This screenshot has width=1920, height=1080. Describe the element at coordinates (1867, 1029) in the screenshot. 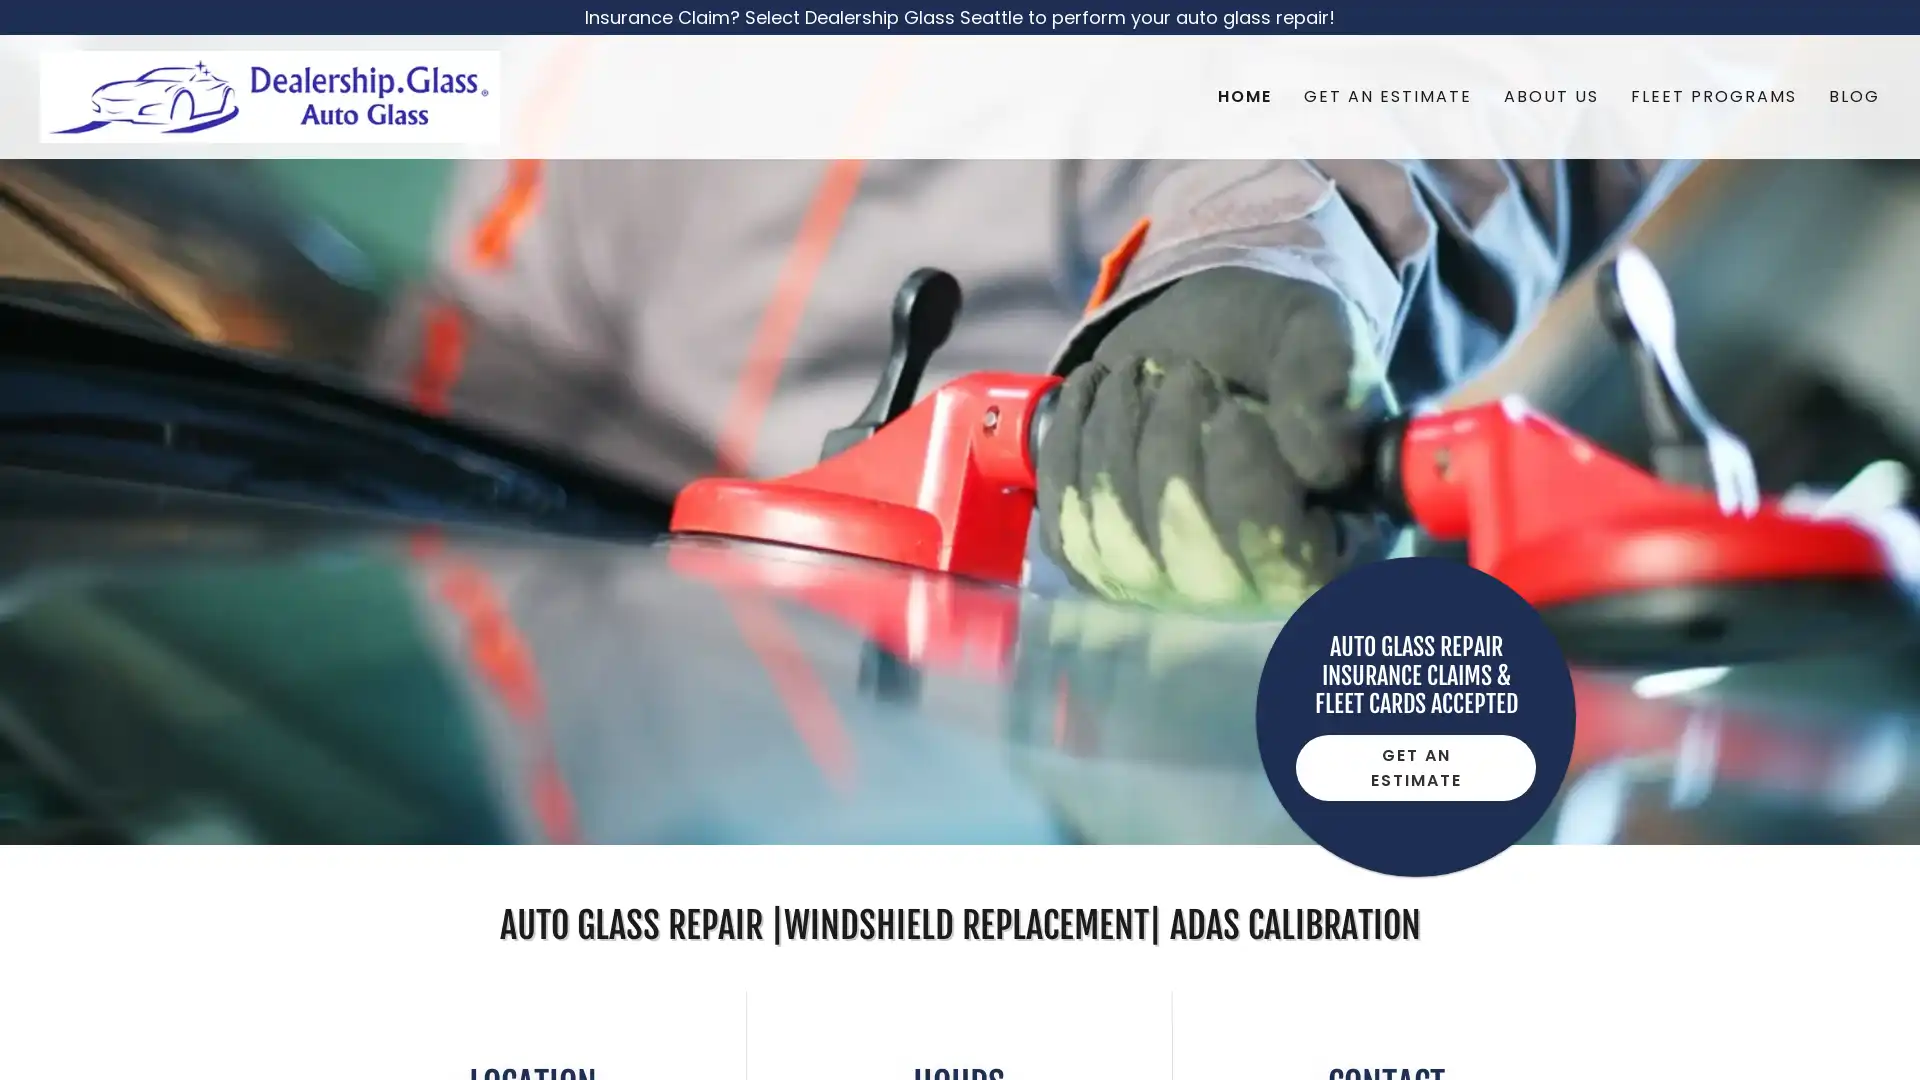

I see `Chat widget toggle` at that location.